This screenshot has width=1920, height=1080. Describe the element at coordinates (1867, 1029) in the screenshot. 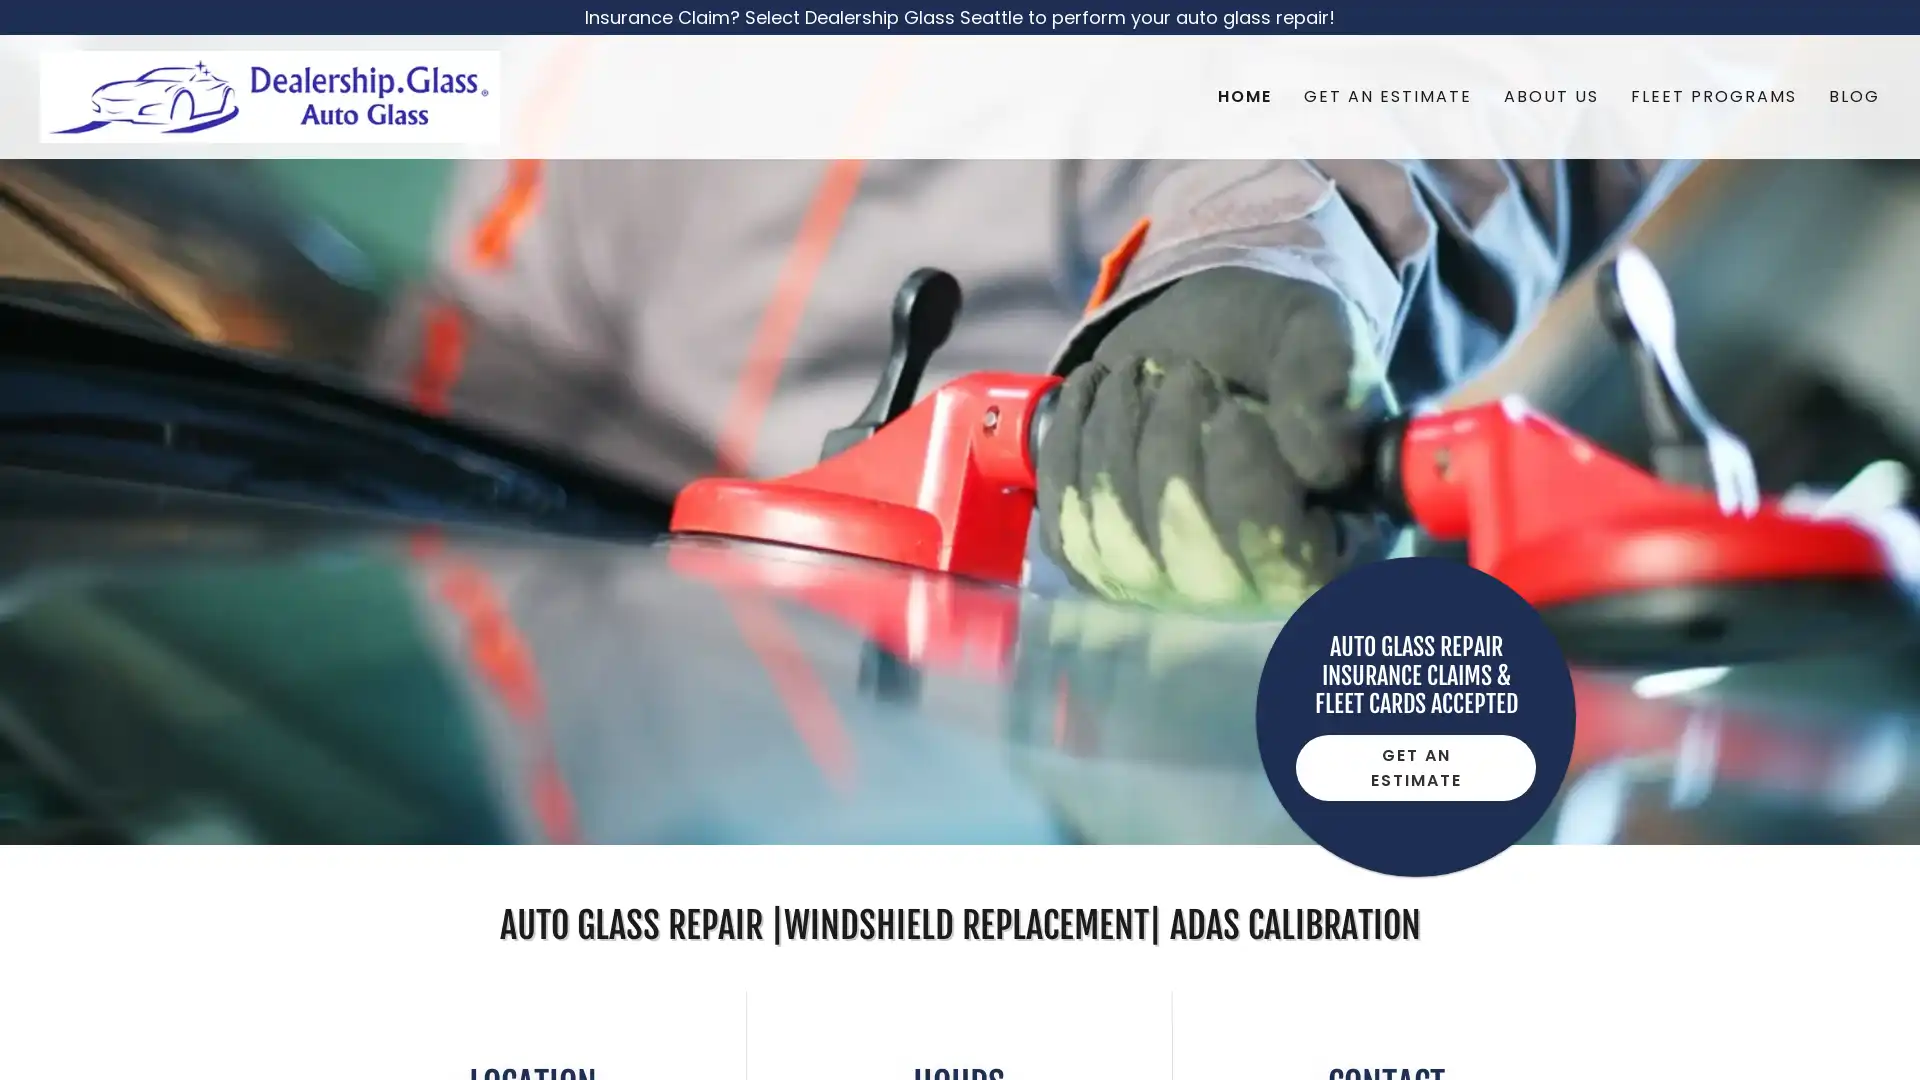

I see `Chat widget toggle` at that location.